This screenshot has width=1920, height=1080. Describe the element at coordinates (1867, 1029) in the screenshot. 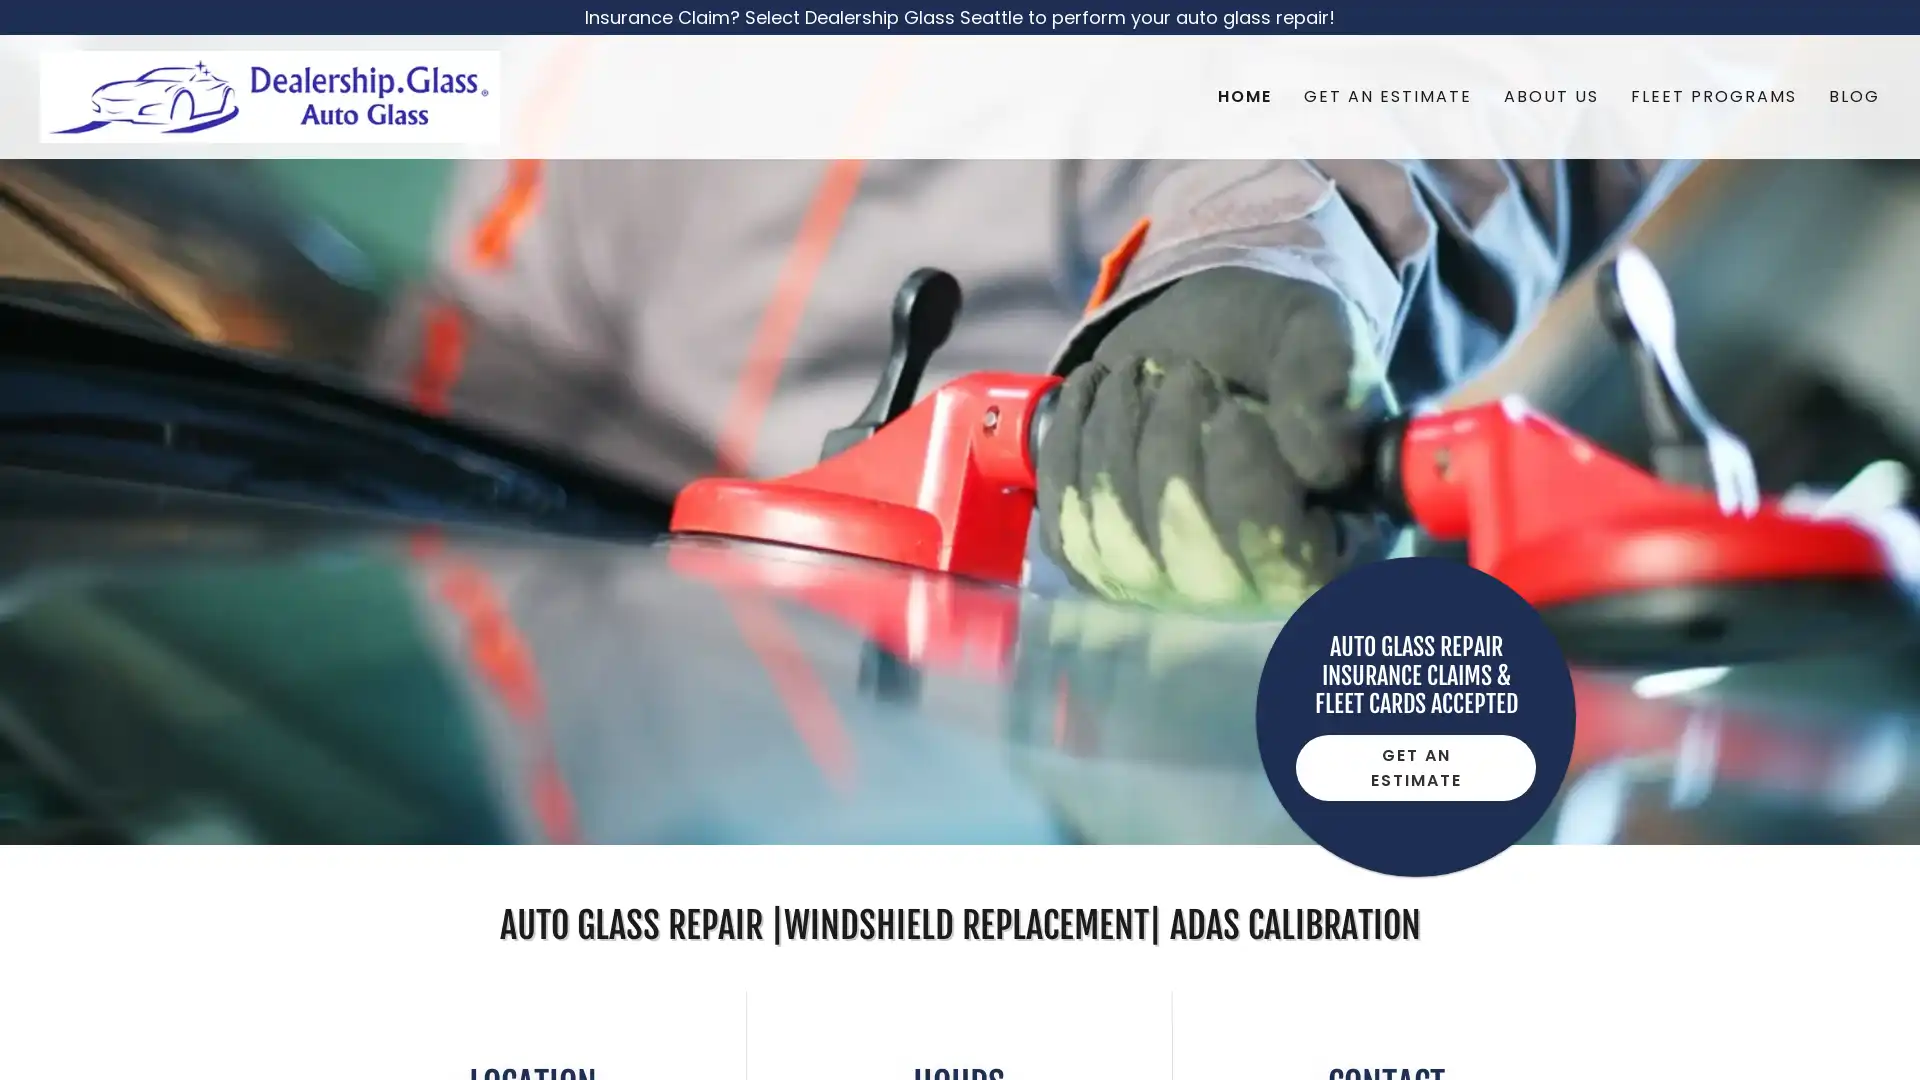

I see `Chat widget toggle` at that location.